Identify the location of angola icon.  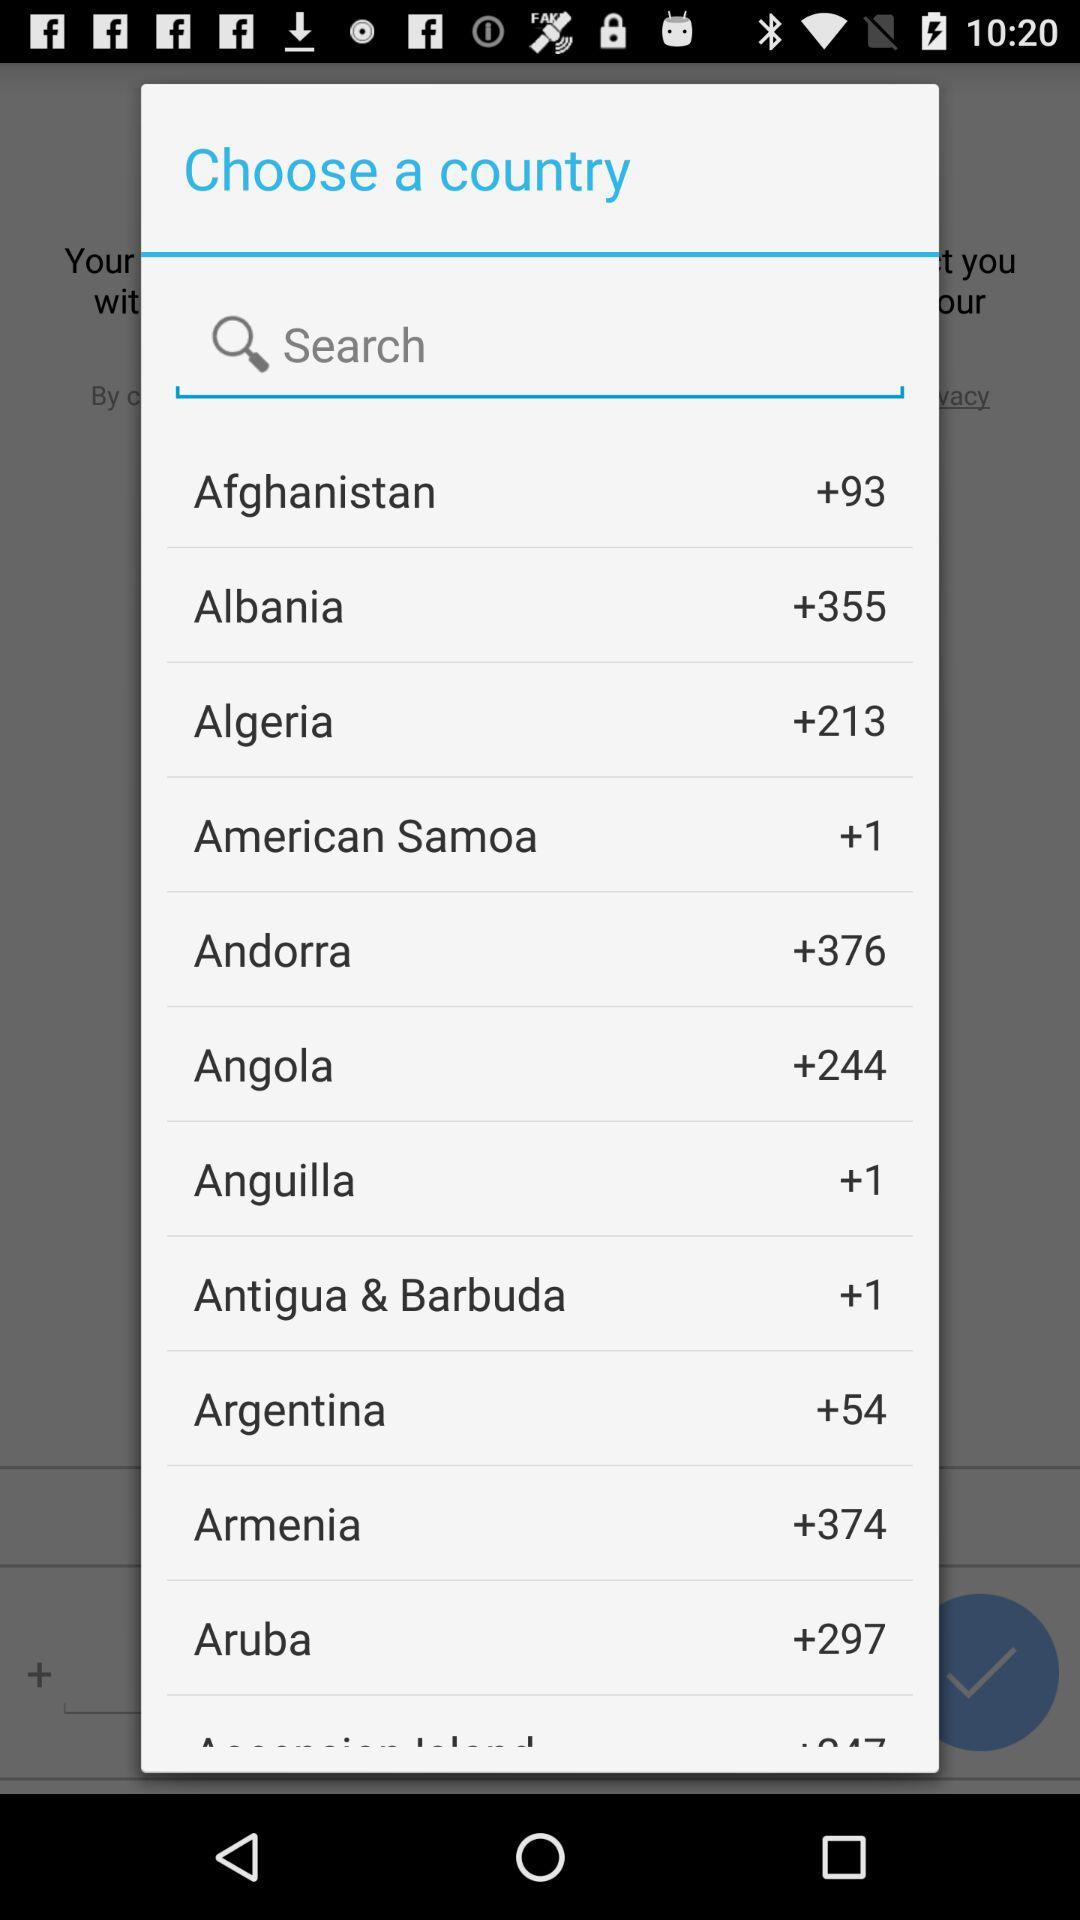
(262, 1062).